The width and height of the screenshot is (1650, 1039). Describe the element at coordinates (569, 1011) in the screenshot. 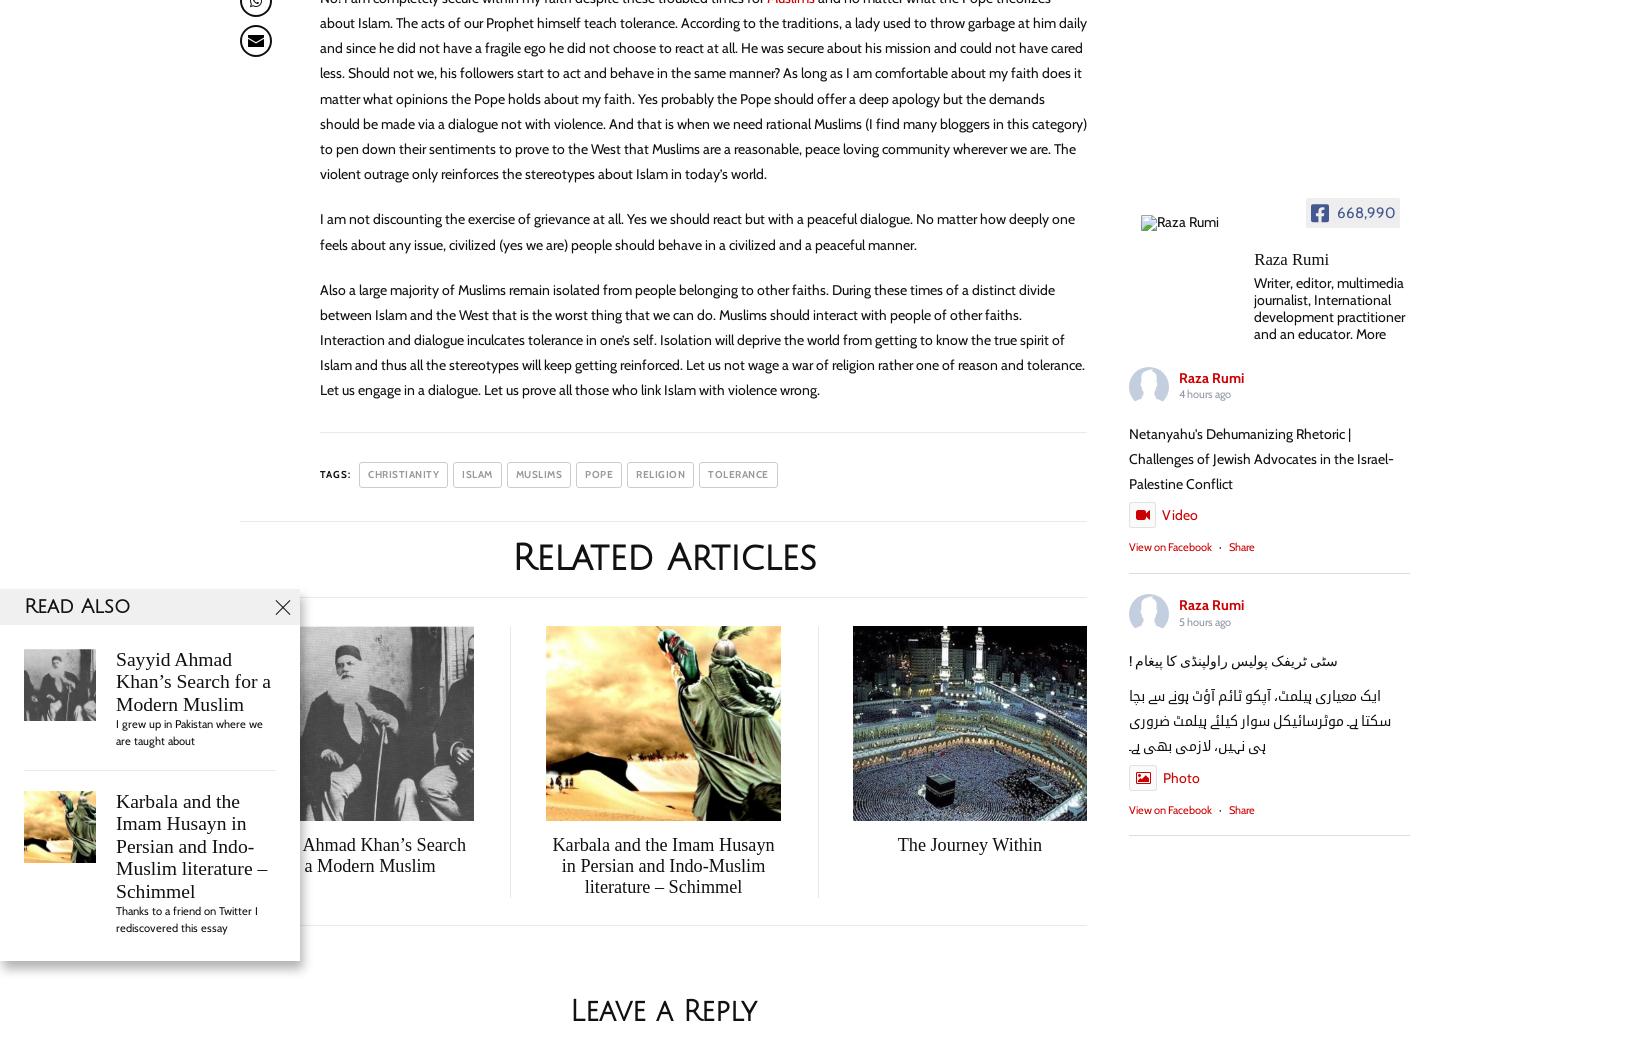

I see `'Leave a Reply'` at that location.